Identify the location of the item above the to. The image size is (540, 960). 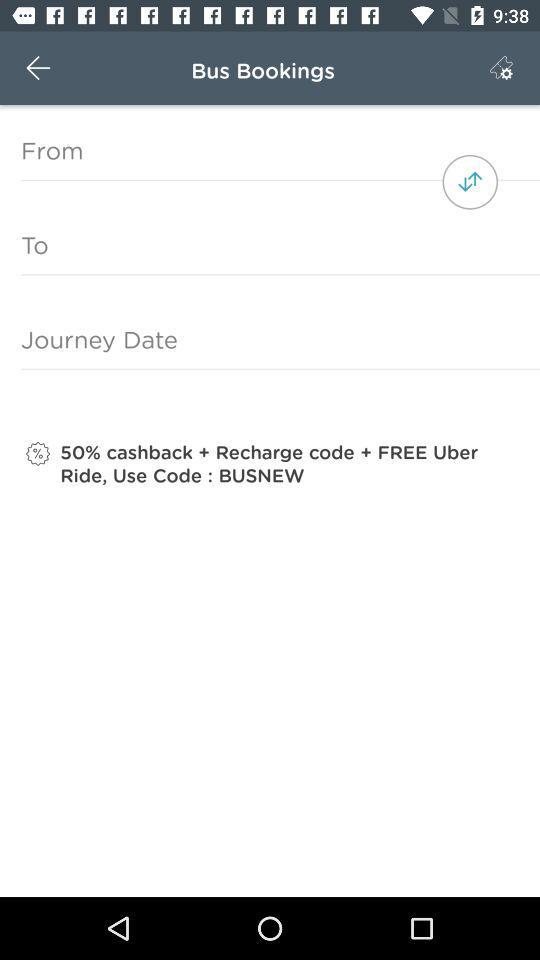
(470, 182).